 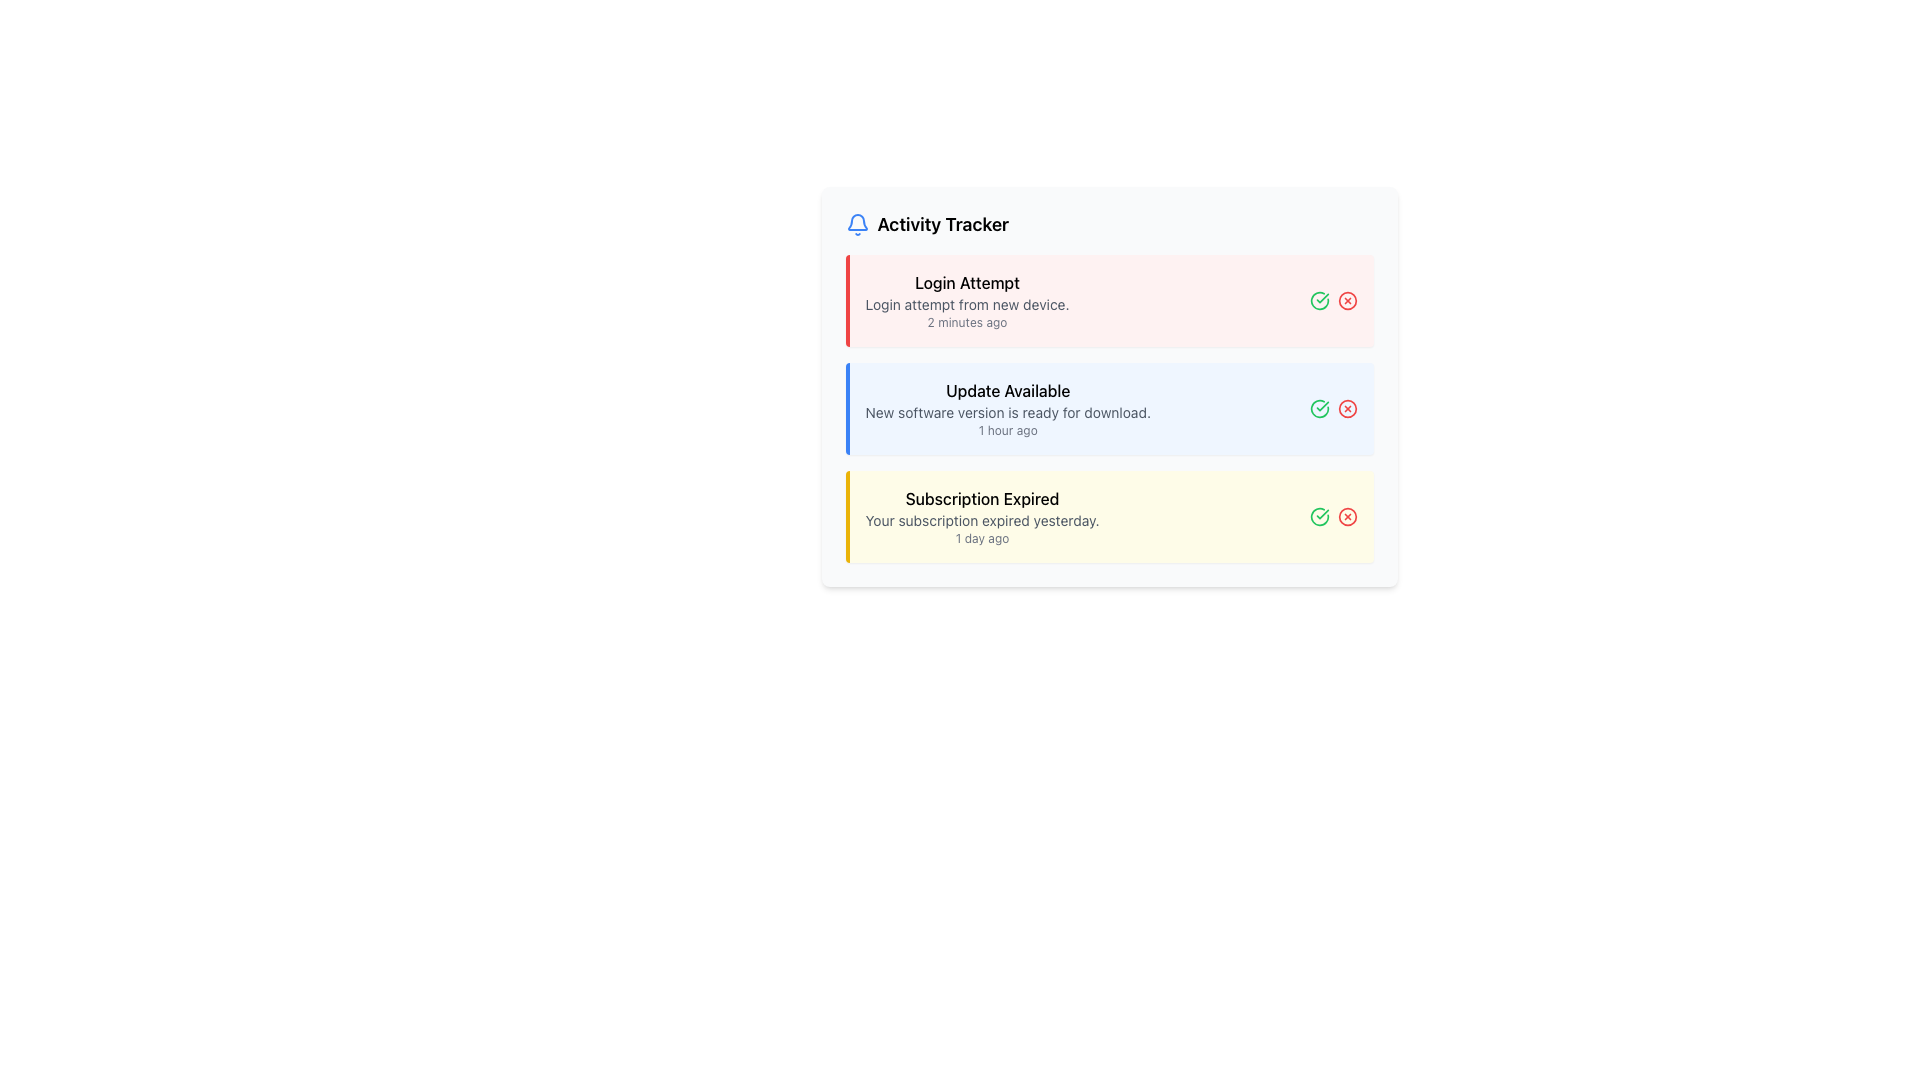 What do you see at coordinates (1108, 407) in the screenshot?
I see `the green action icon in the notification box titled 'Update Available' to confirm the update` at bounding box center [1108, 407].